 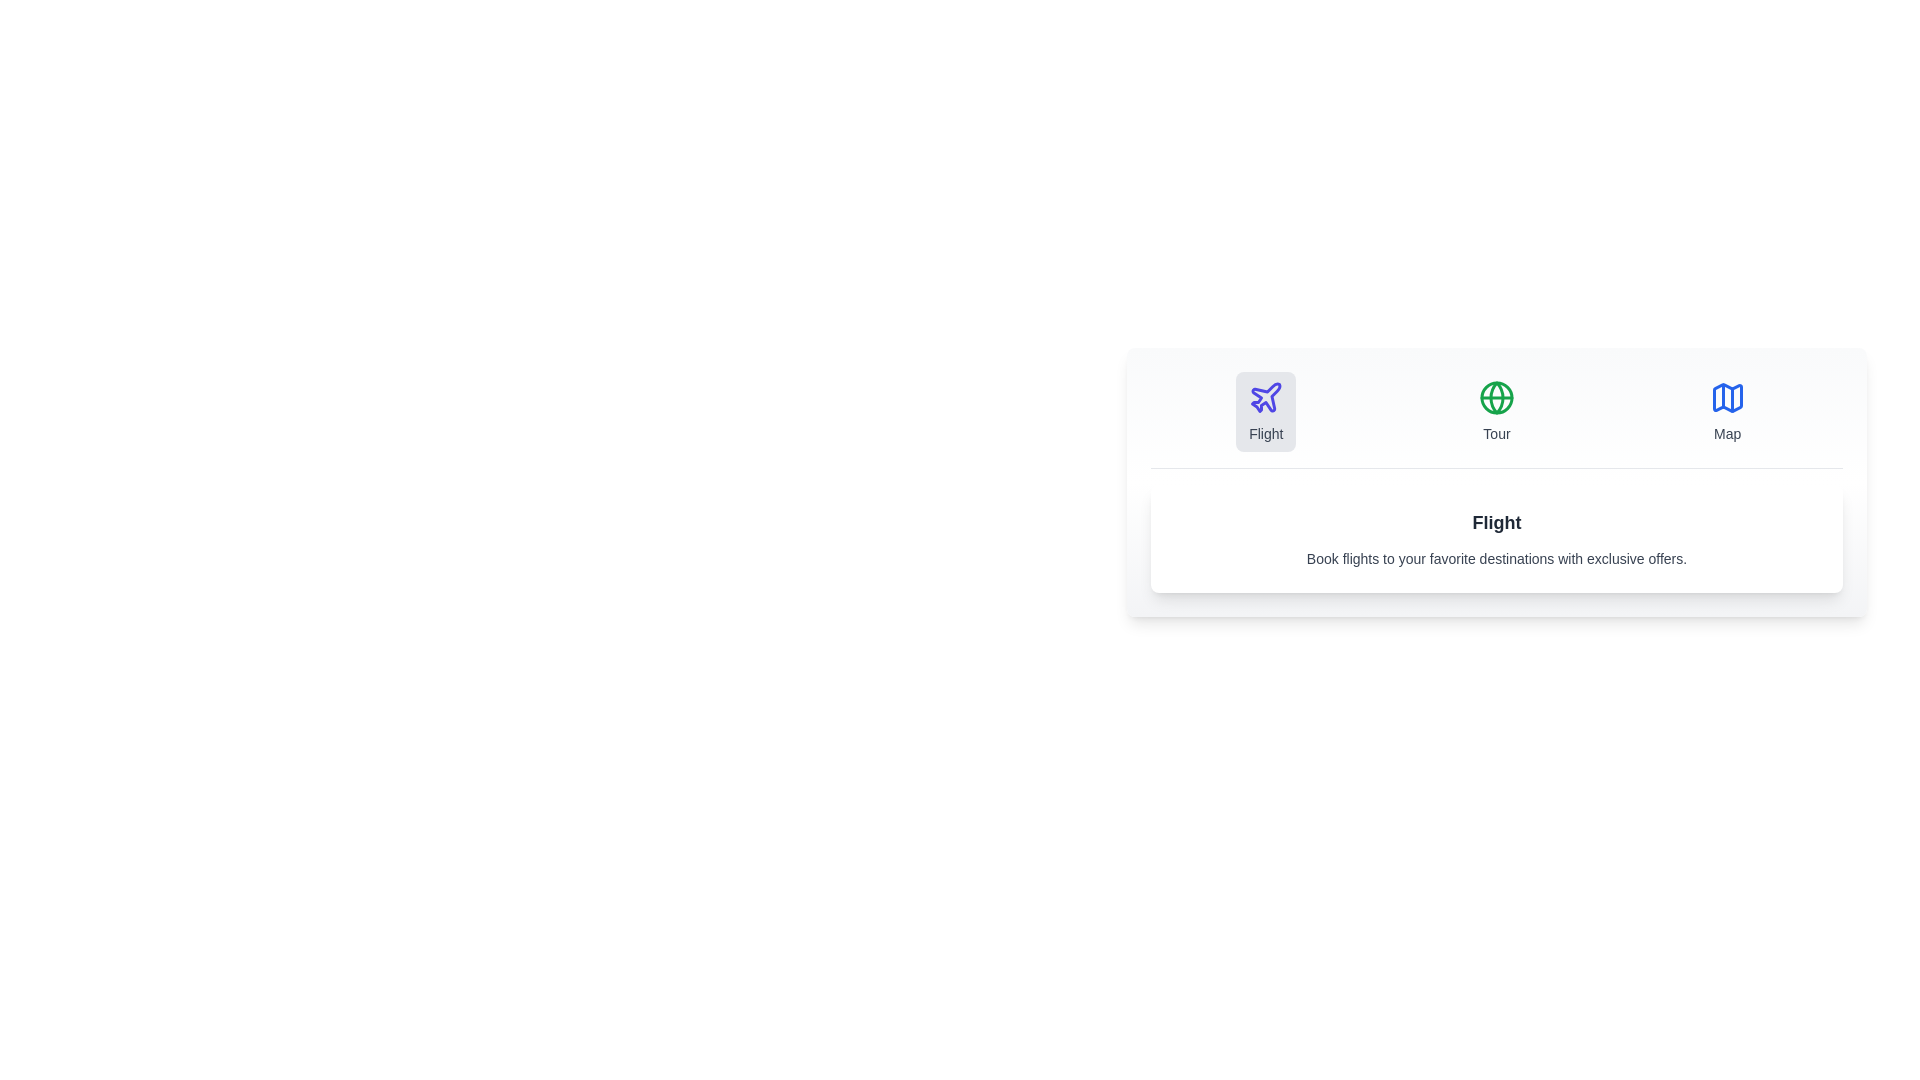 What do you see at coordinates (1497, 411) in the screenshot?
I see `the 'Tour' tab to activate it and display its content` at bounding box center [1497, 411].